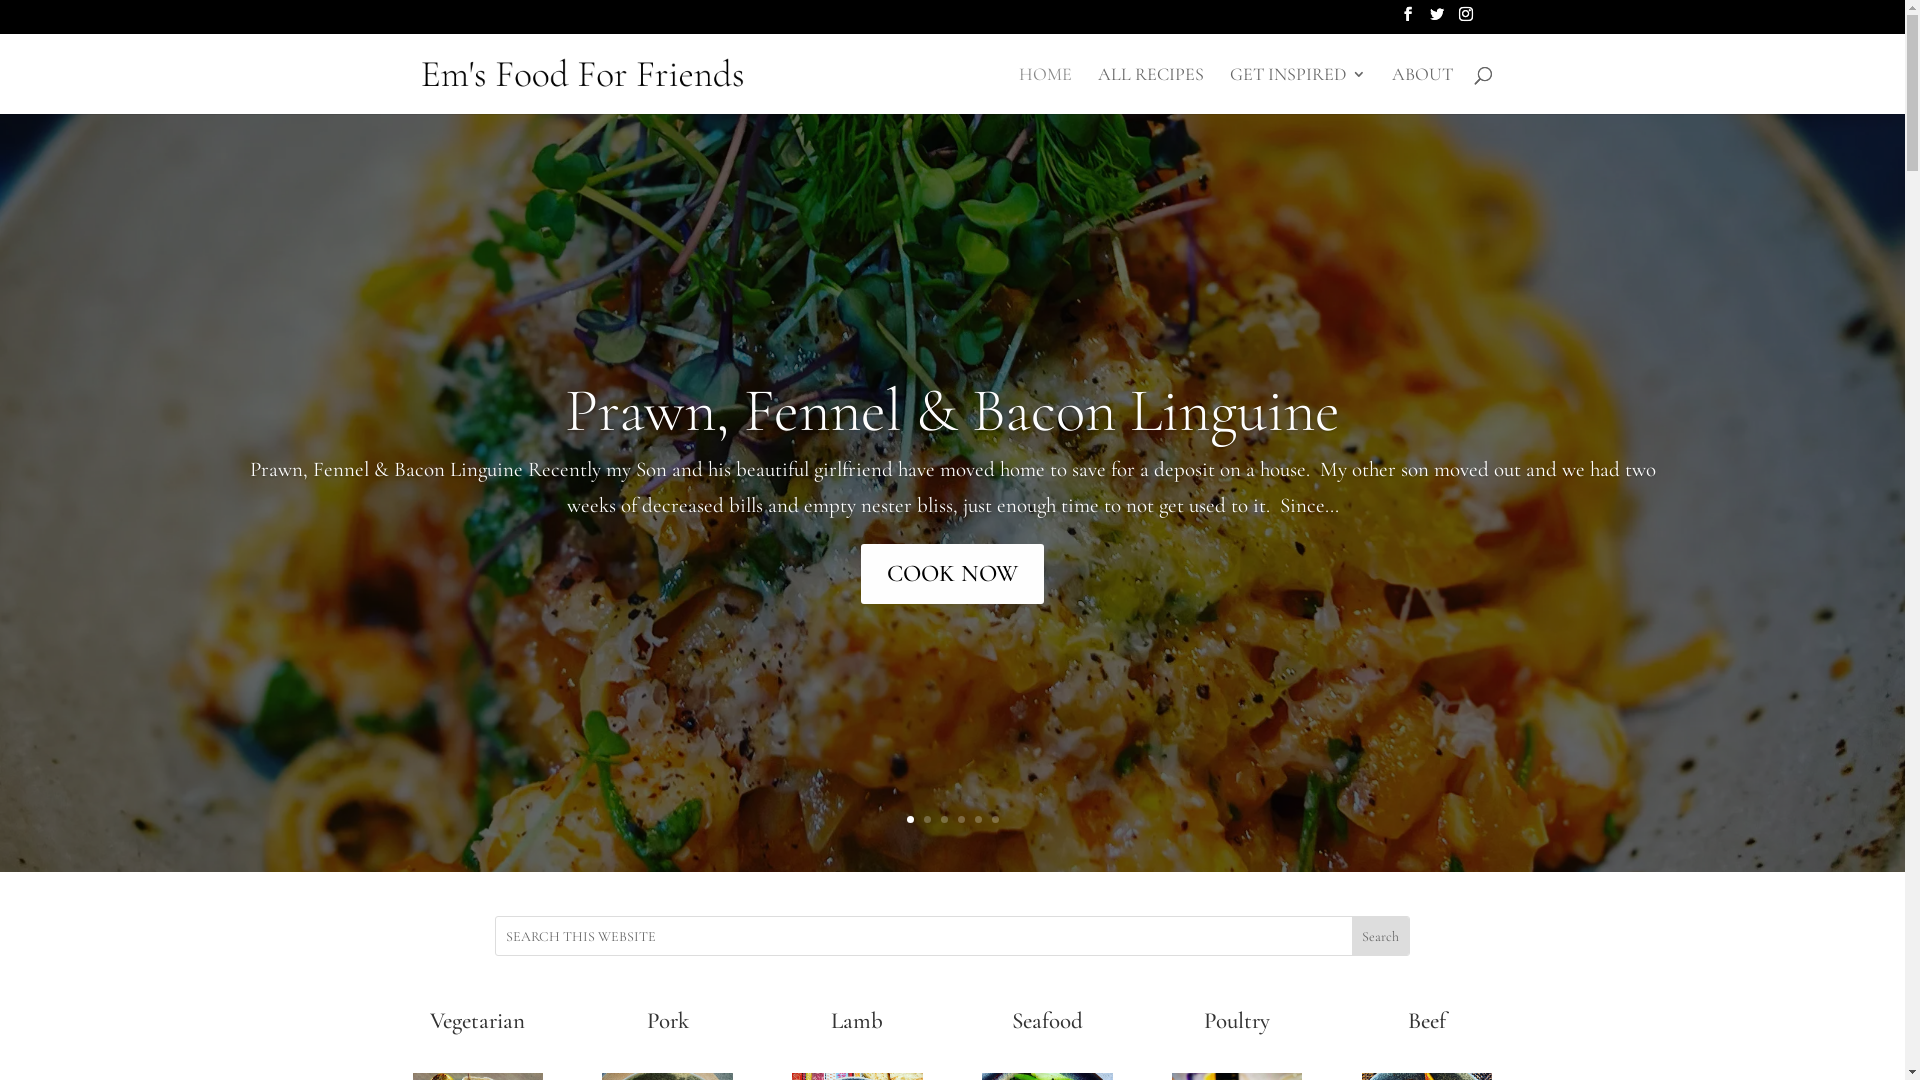 The height and width of the screenshot is (1080, 1920). I want to click on 'Search', so click(1379, 936).